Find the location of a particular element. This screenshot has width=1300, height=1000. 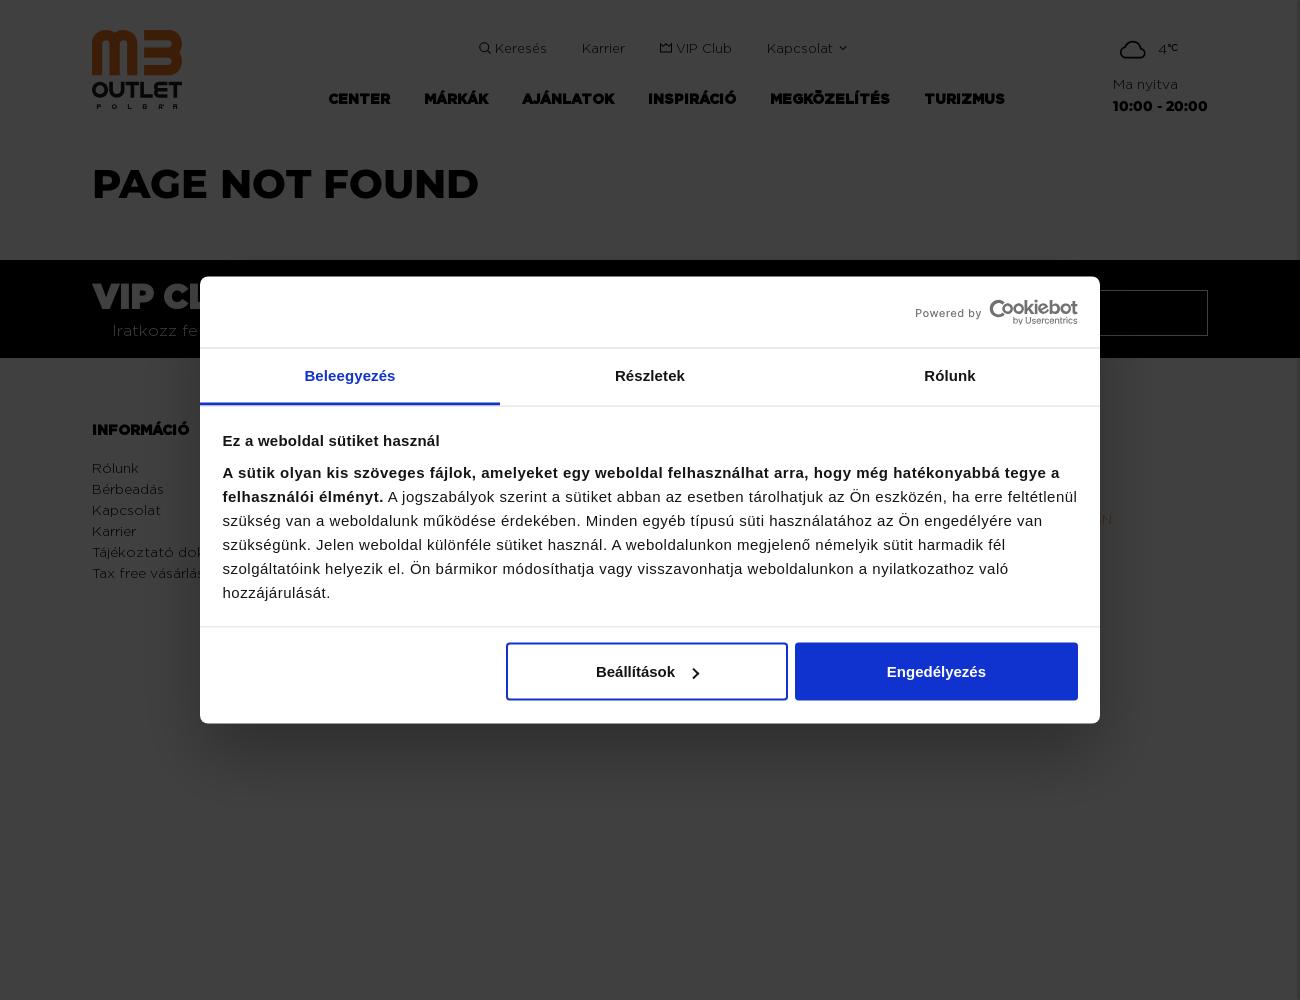

'TURIZMUS' is located at coordinates (963, 99).